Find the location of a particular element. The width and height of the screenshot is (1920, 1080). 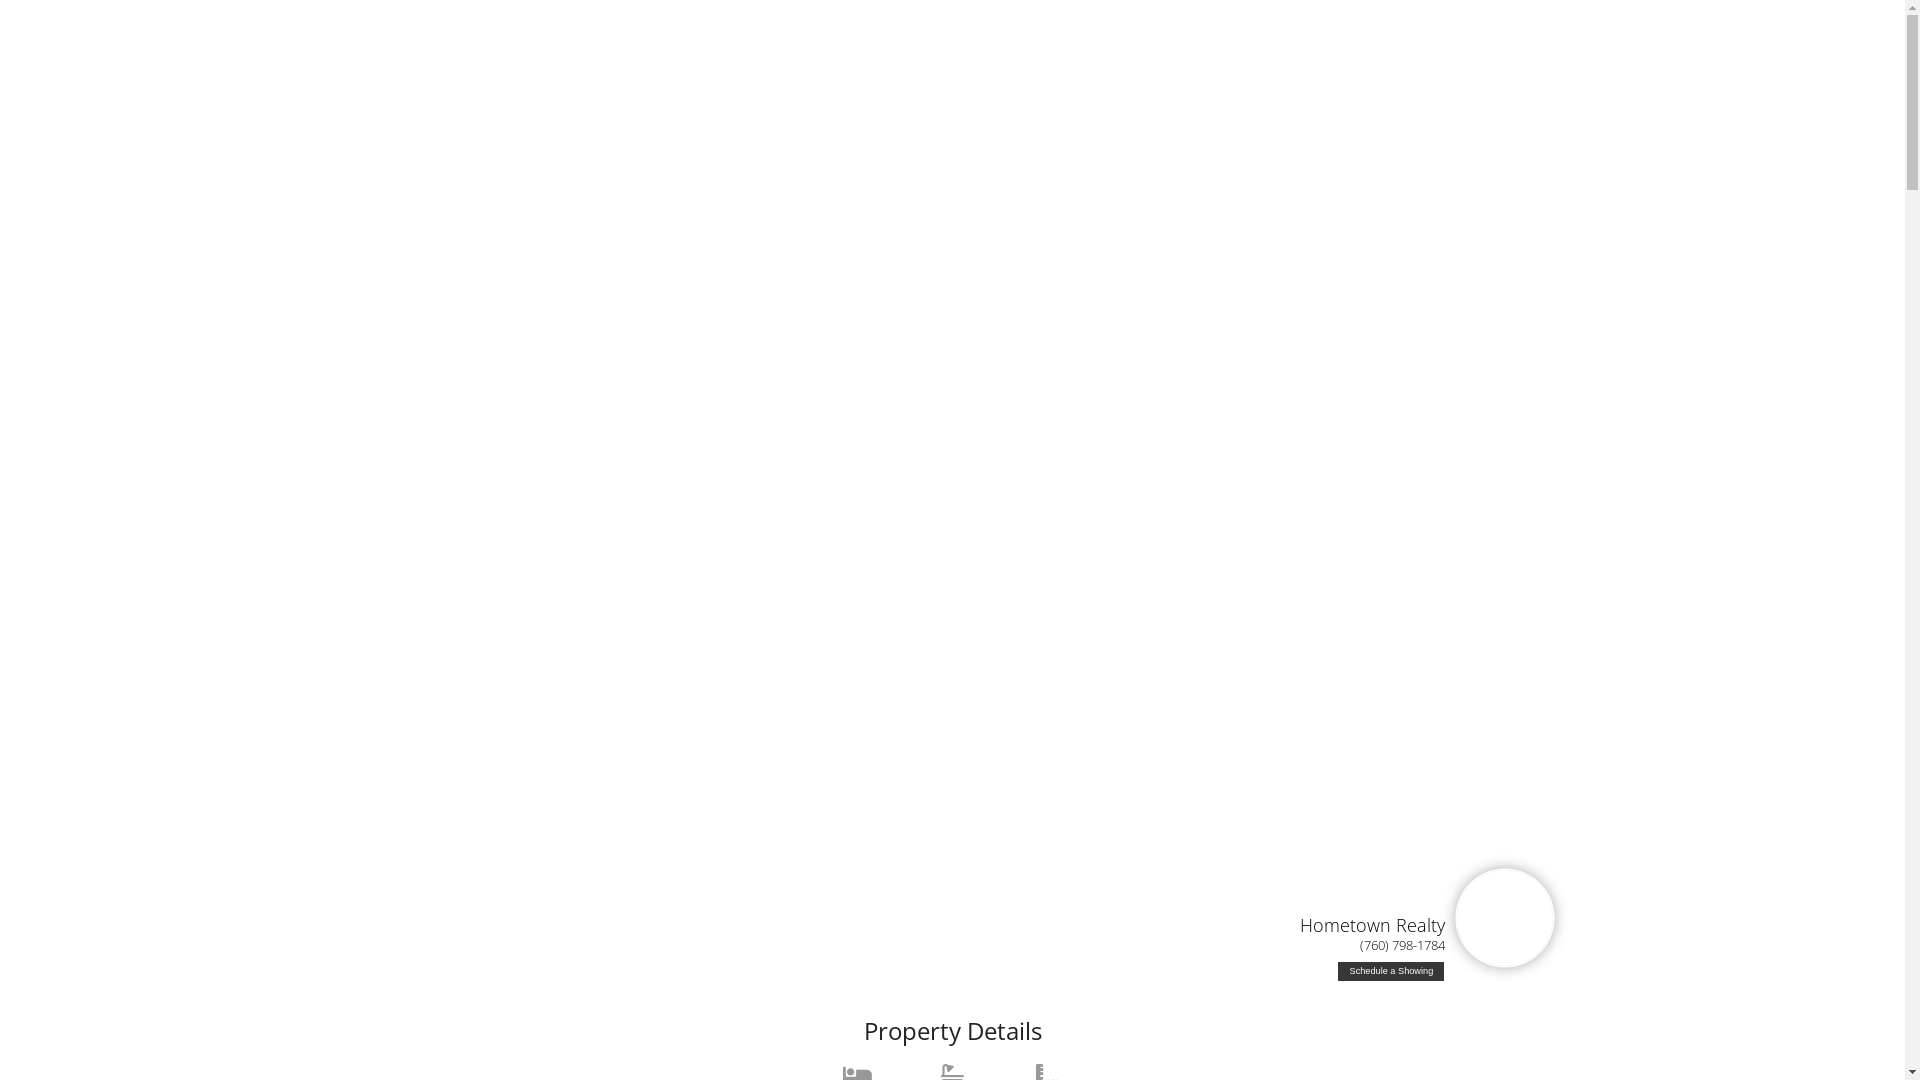

'Schedule a Showing' is located at coordinates (1390, 970).